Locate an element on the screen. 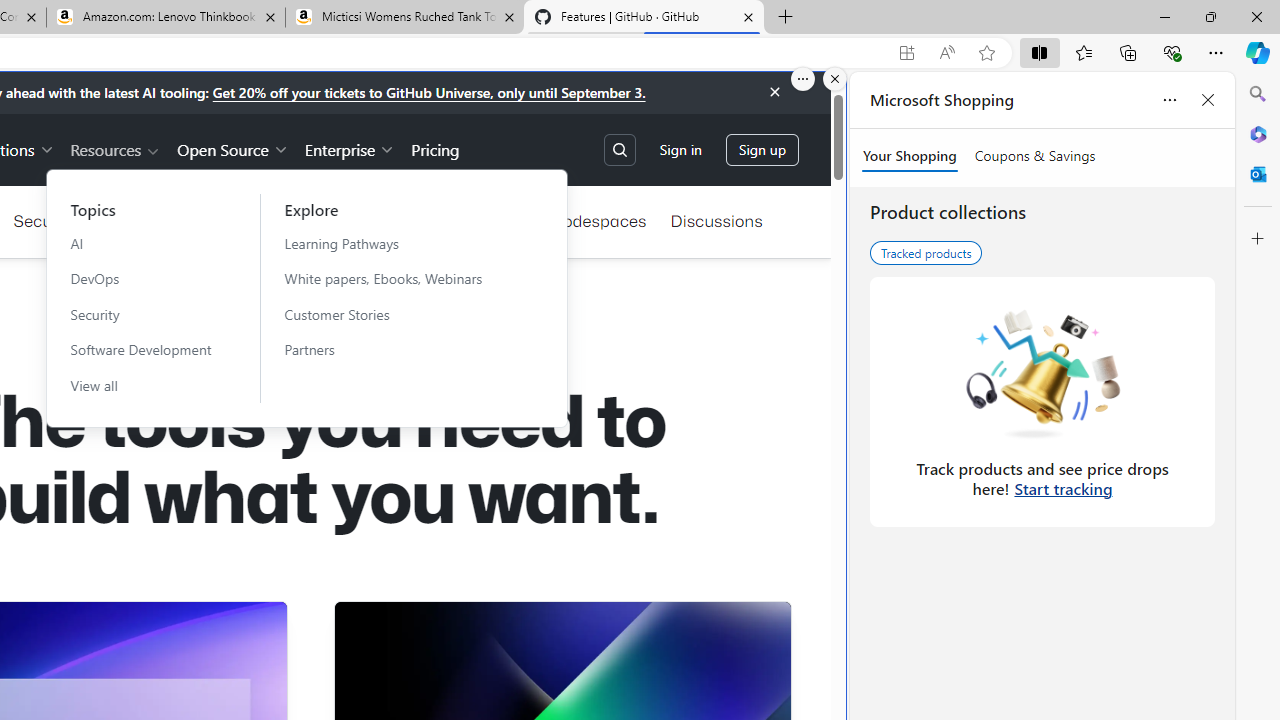 Image resolution: width=1280 pixels, height=720 pixels. 'App available. Install ' is located at coordinates (905, 52).